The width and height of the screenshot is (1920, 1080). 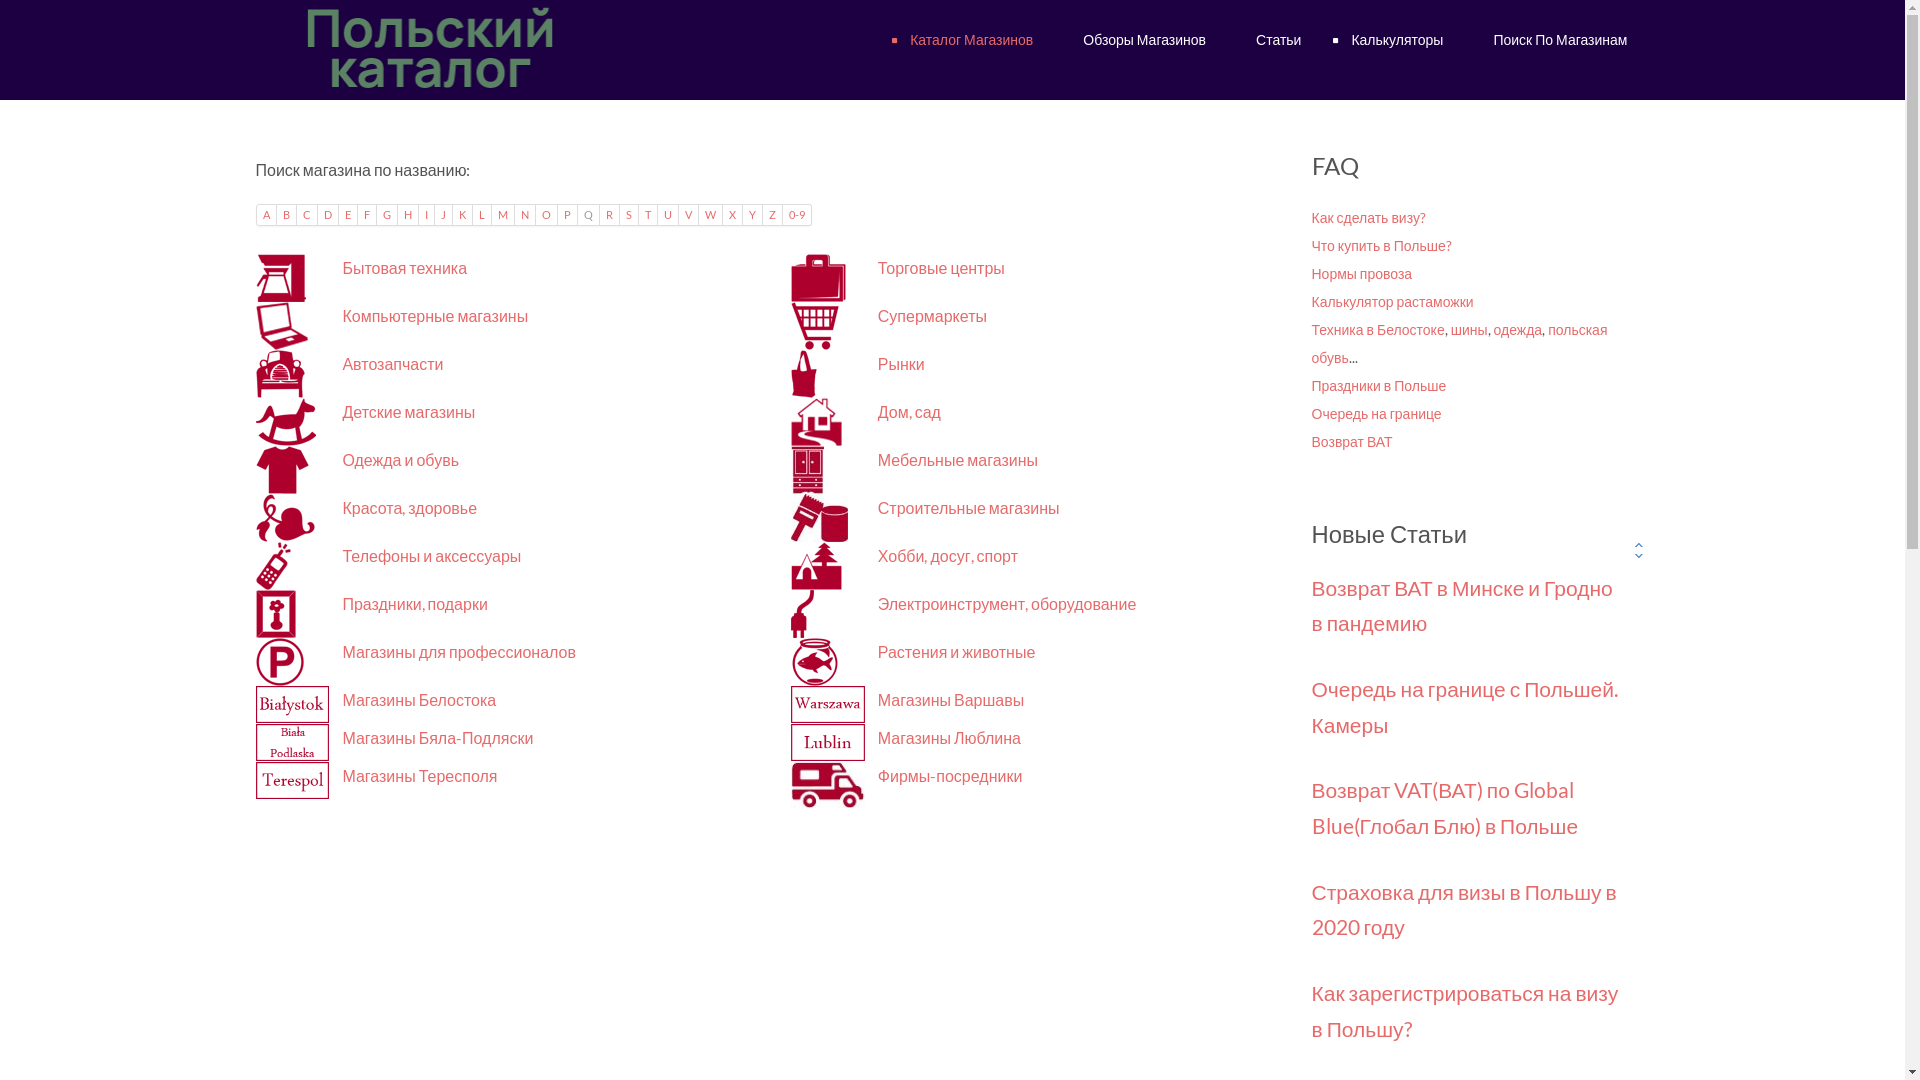 I want to click on 'G', so click(x=386, y=215).